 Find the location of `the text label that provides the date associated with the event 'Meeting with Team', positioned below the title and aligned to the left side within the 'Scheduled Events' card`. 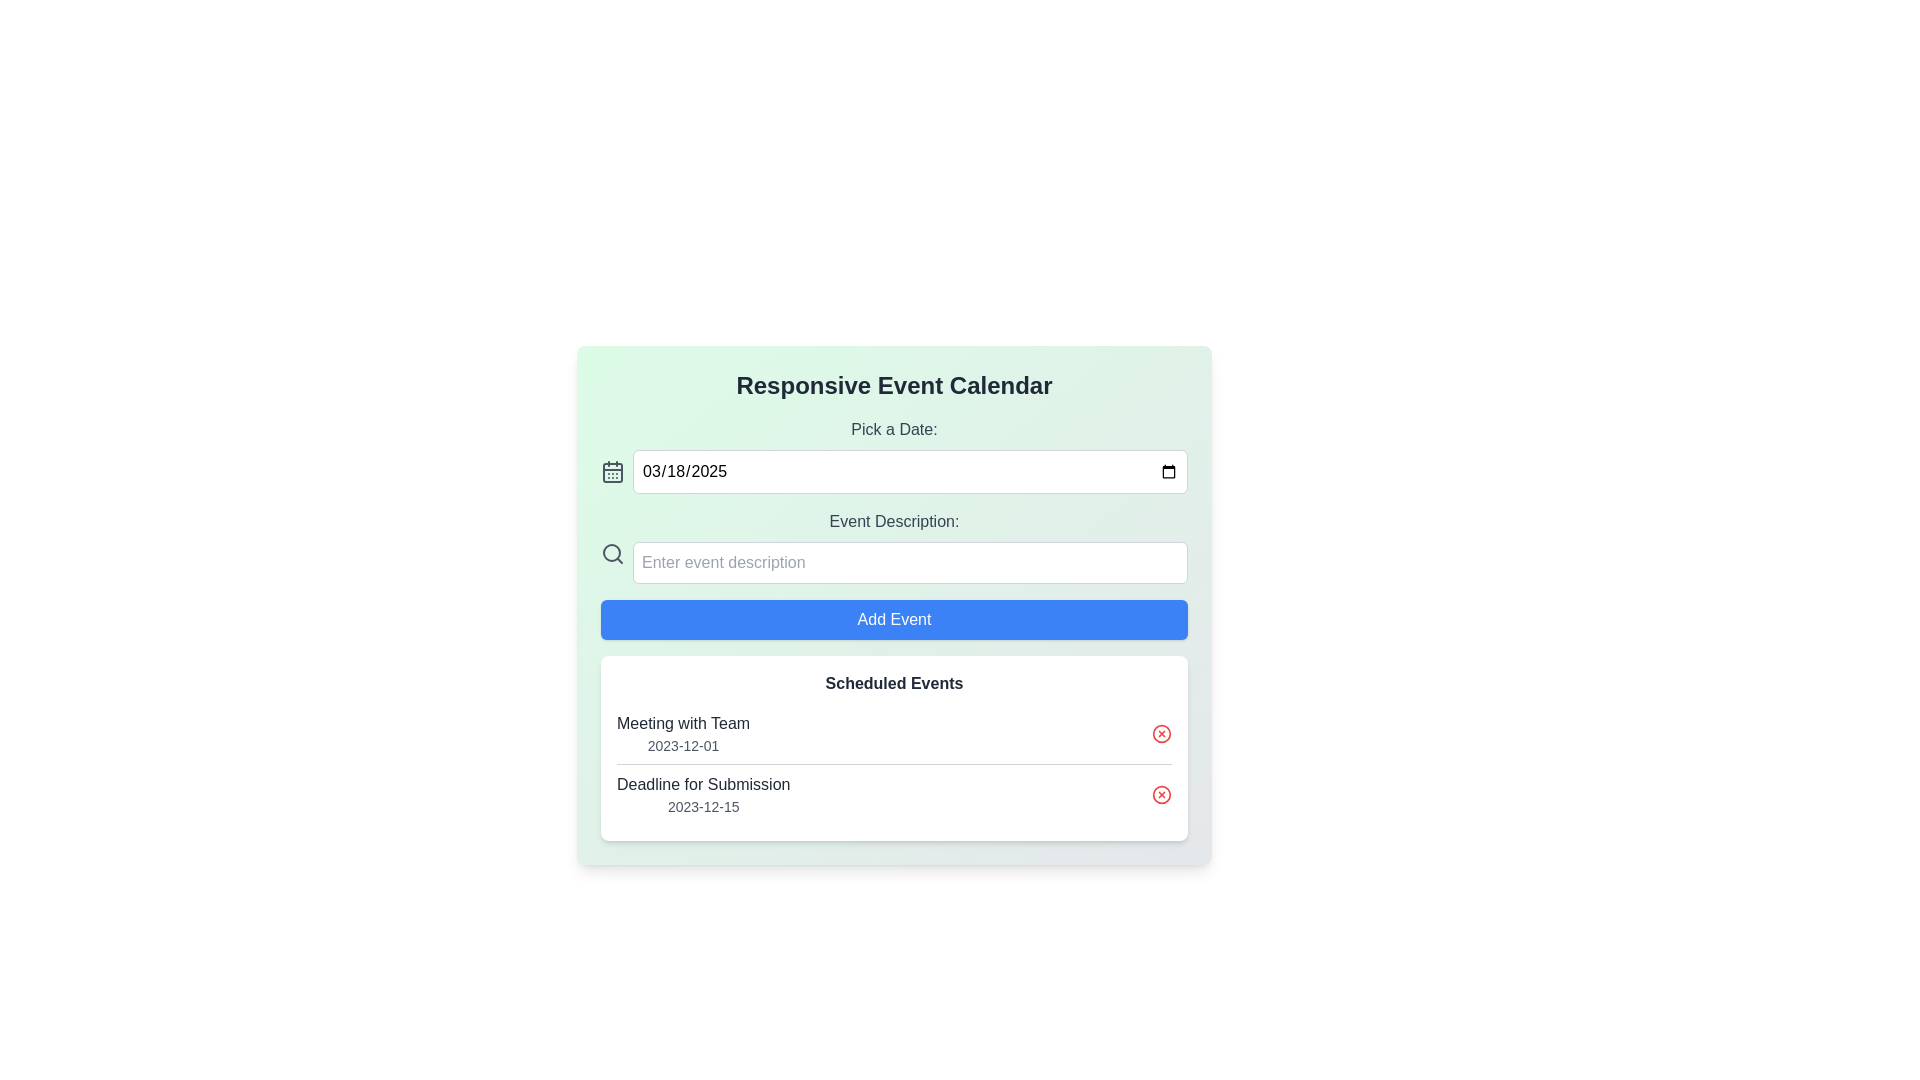

the text label that provides the date associated with the event 'Meeting with Team', positioned below the title and aligned to the left side within the 'Scheduled Events' card is located at coordinates (683, 745).